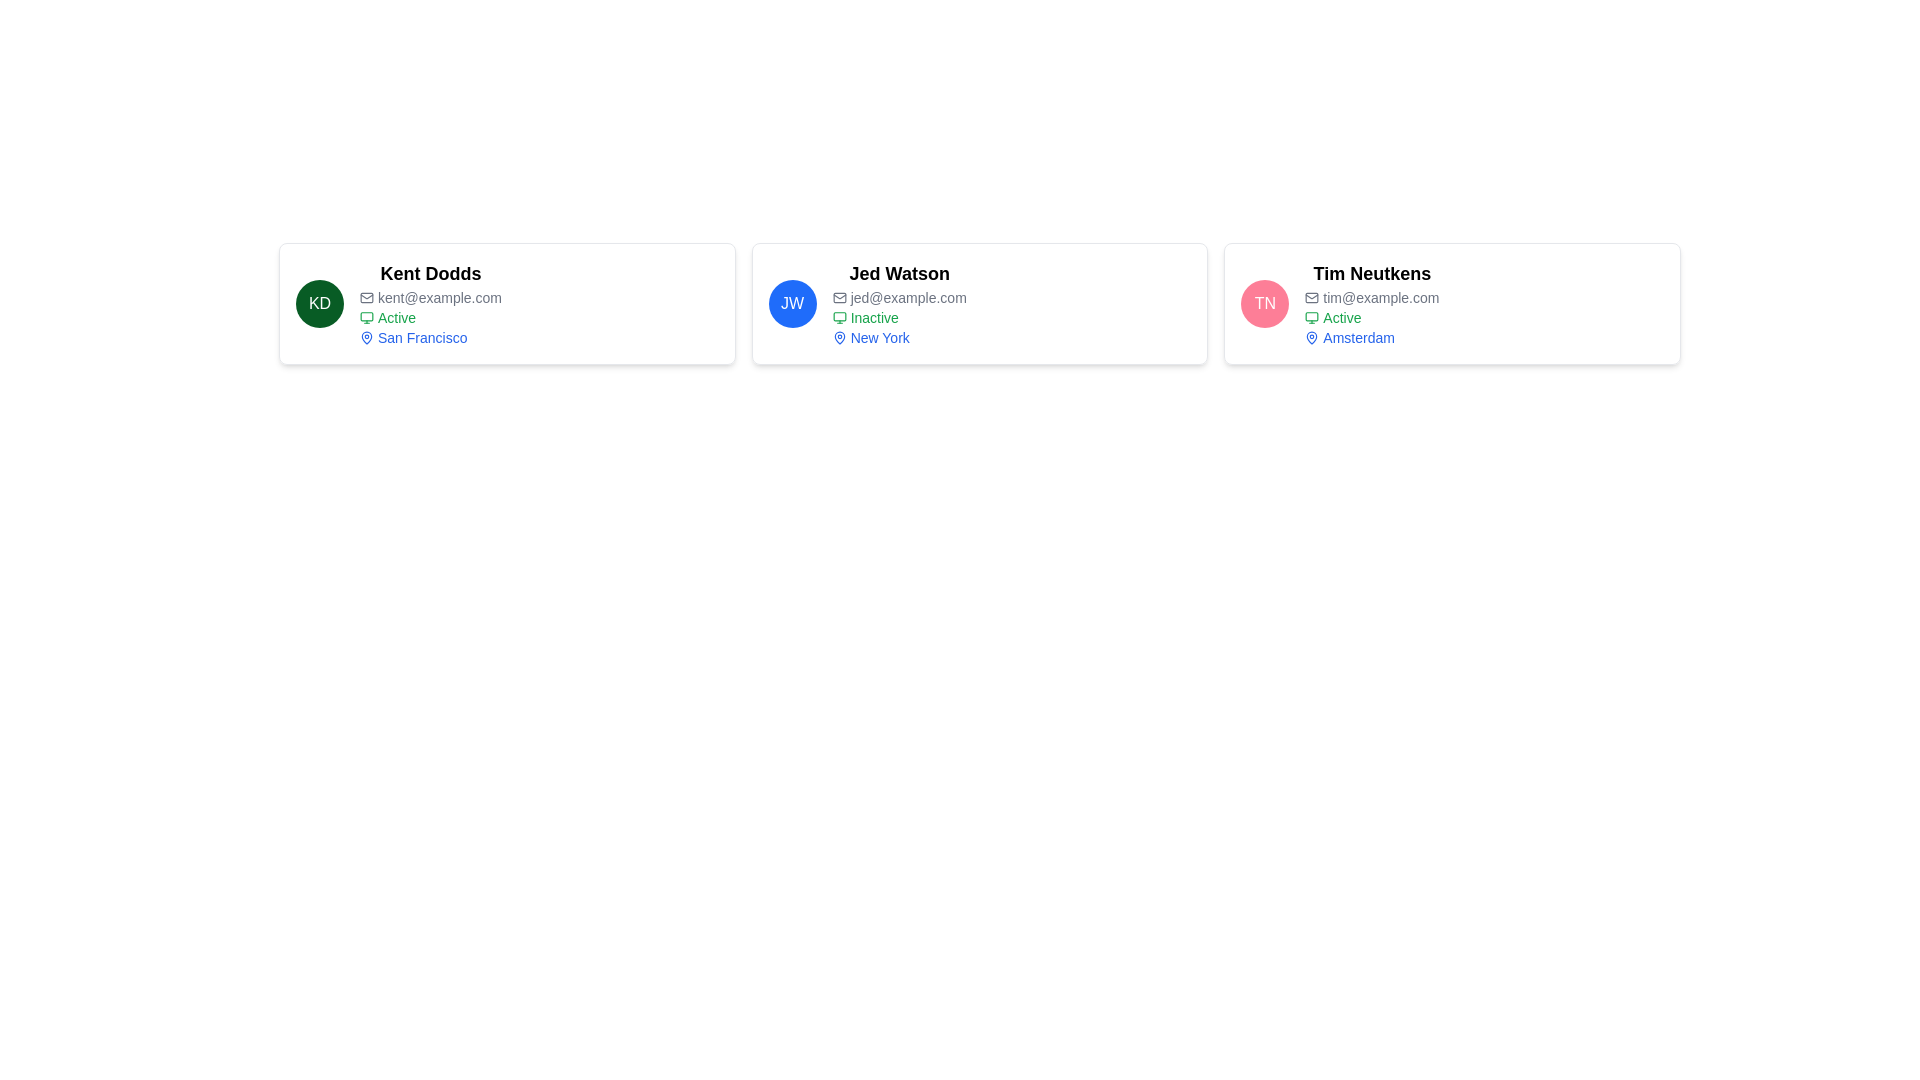 This screenshot has width=1920, height=1080. What do you see at coordinates (366, 297) in the screenshot?
I see `the visual representation of the mail icon resembling an envelope, located next to the email address 'kent@example.com' in the user card for 'Kent Dodds'` at bounding box center [366, 297].